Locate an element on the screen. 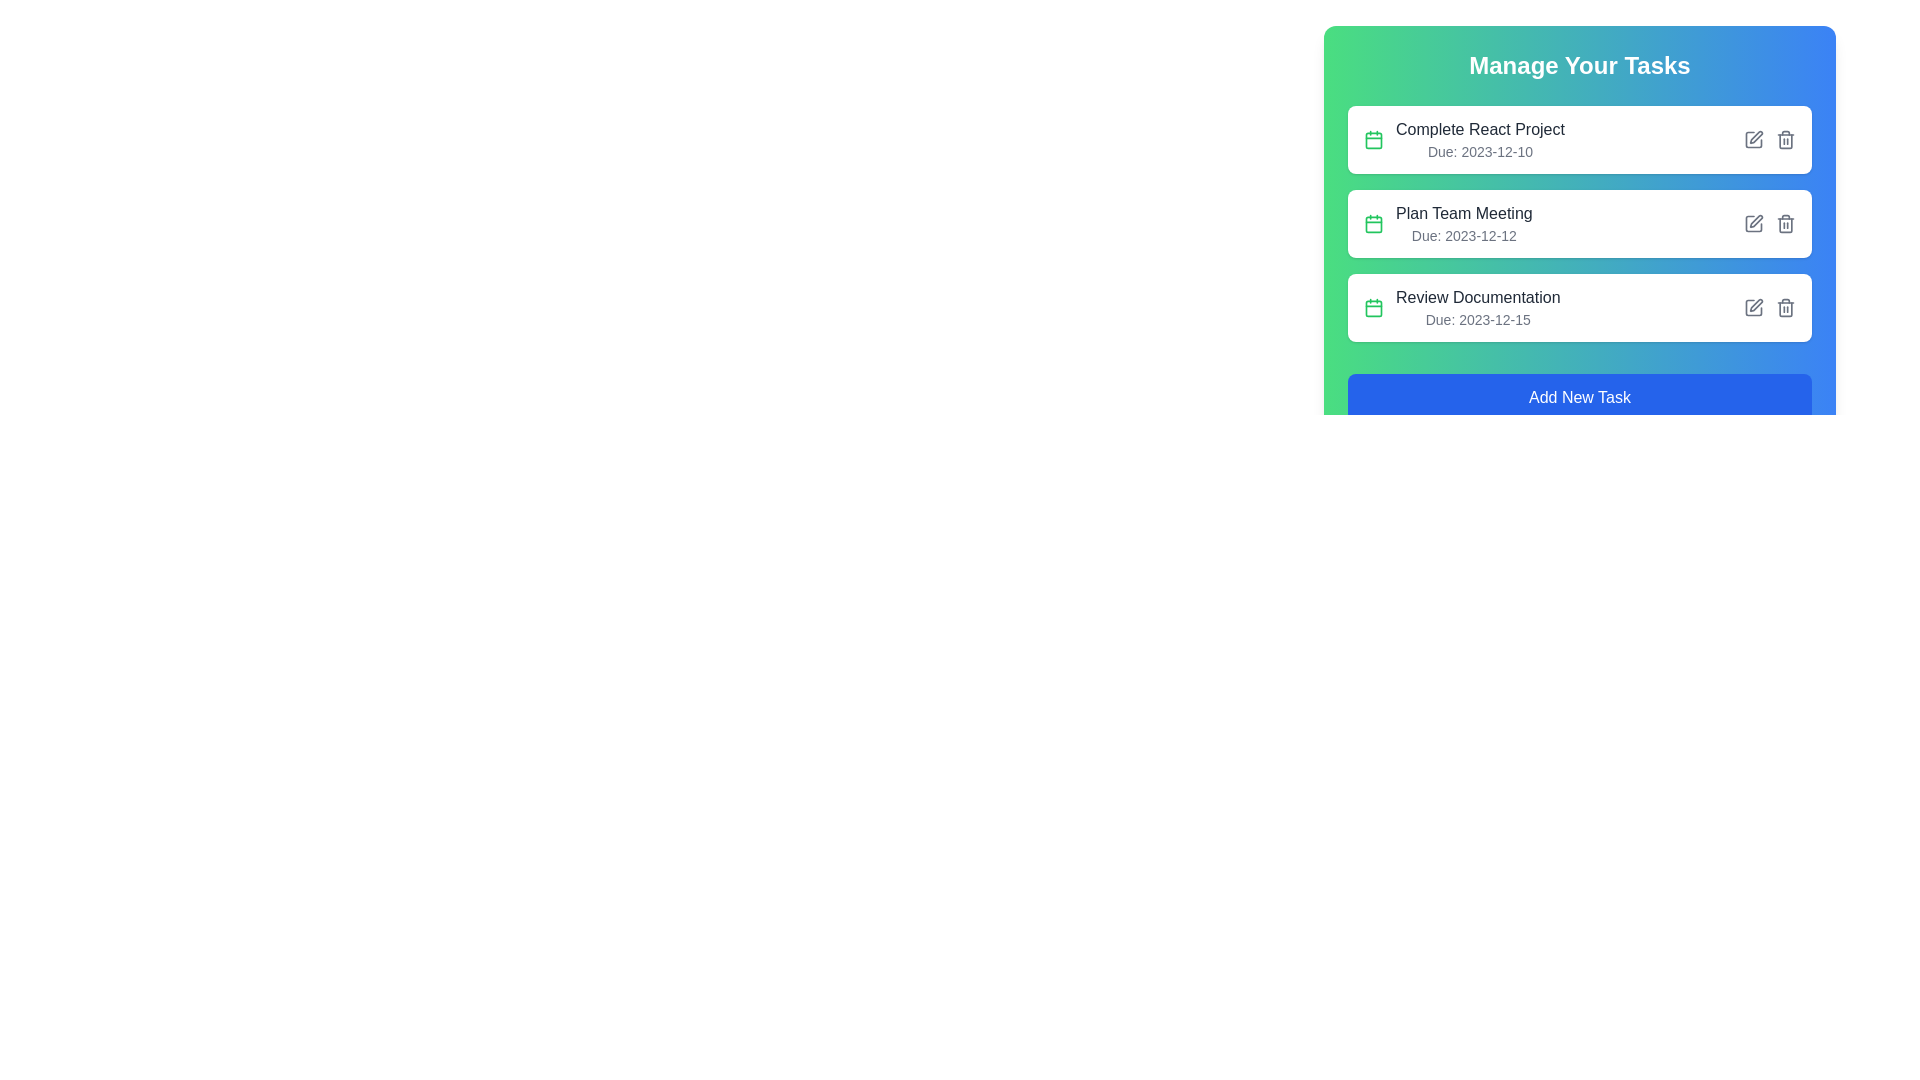  the informational text label indicating the due date for the task 'Complete React Project' to trigger potential tooltips is located at coordinates (1480, 150).